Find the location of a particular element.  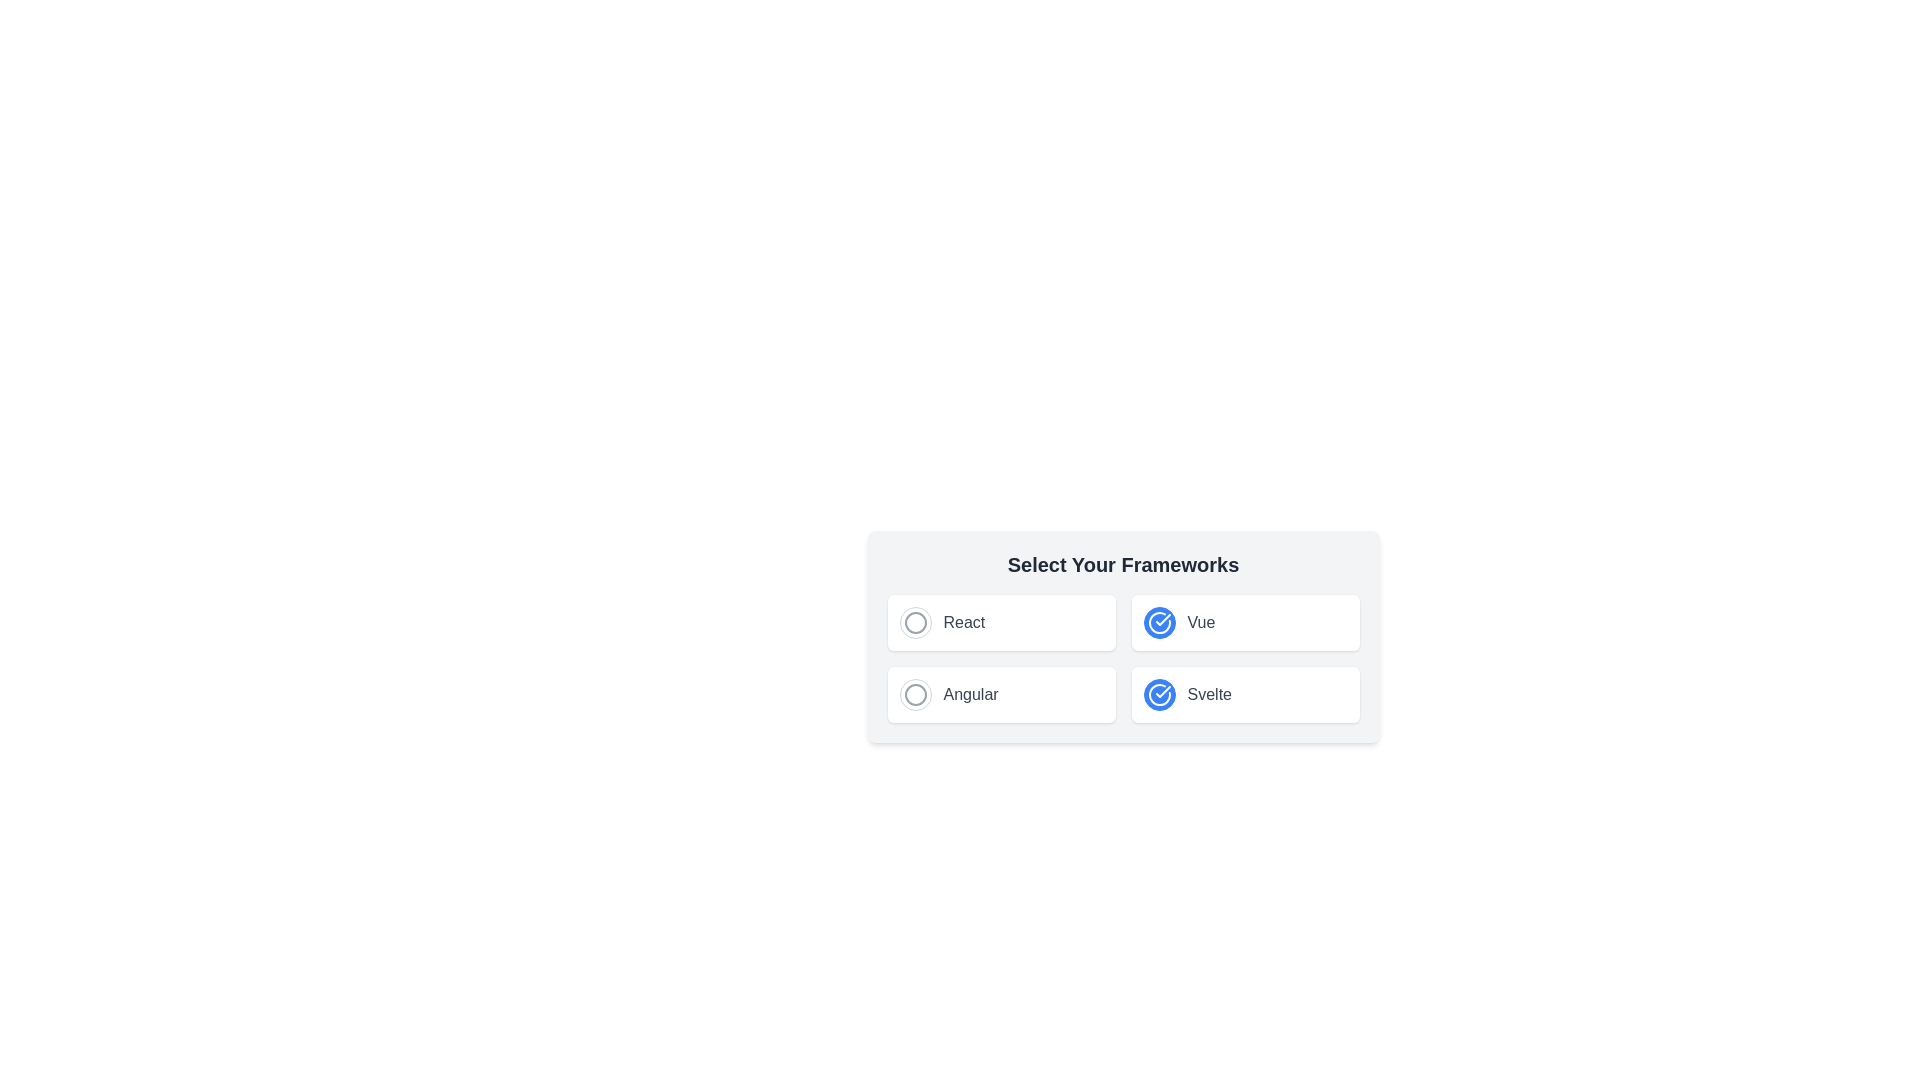

the text label that displays 'Vue', which is styled with a medium-weight font and gray color, located in the top-right quadrant of the 'Select Your Frameworks' section, to the right of a blue circular icon with a checkmark is located at coordinates (1200, 622).